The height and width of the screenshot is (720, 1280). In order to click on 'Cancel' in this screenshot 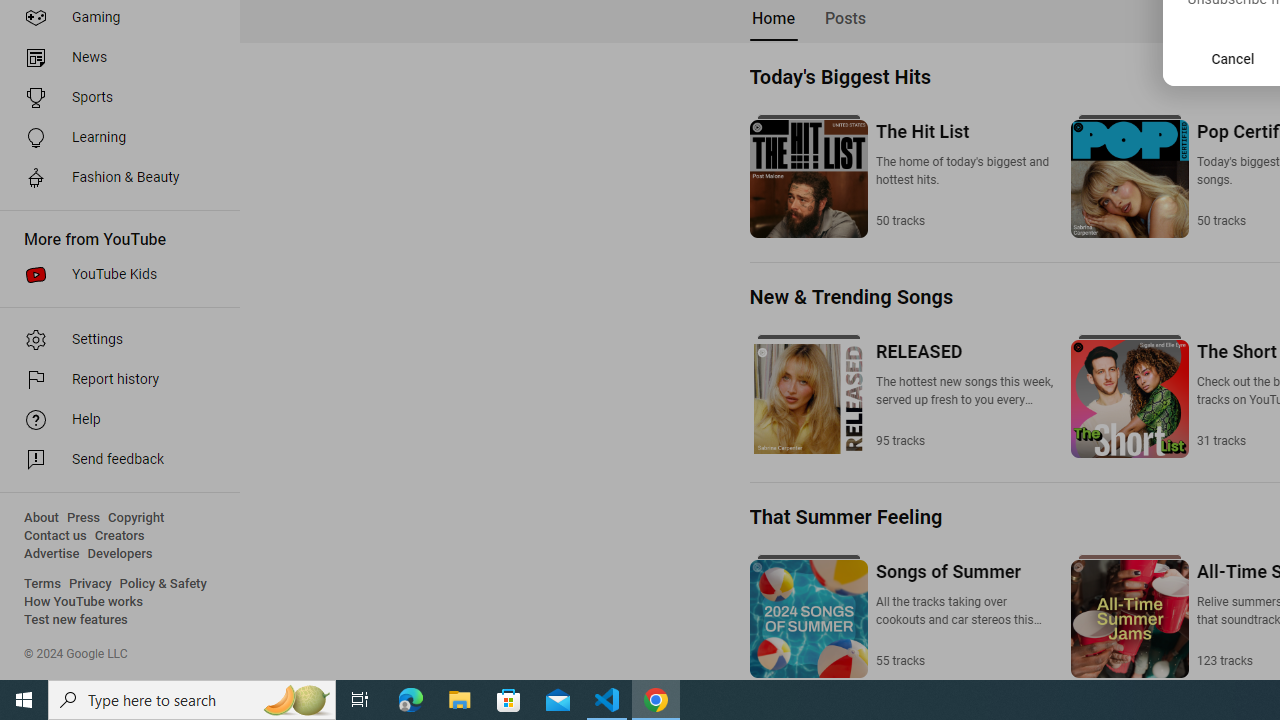, I will do `click(1232, 58)`.